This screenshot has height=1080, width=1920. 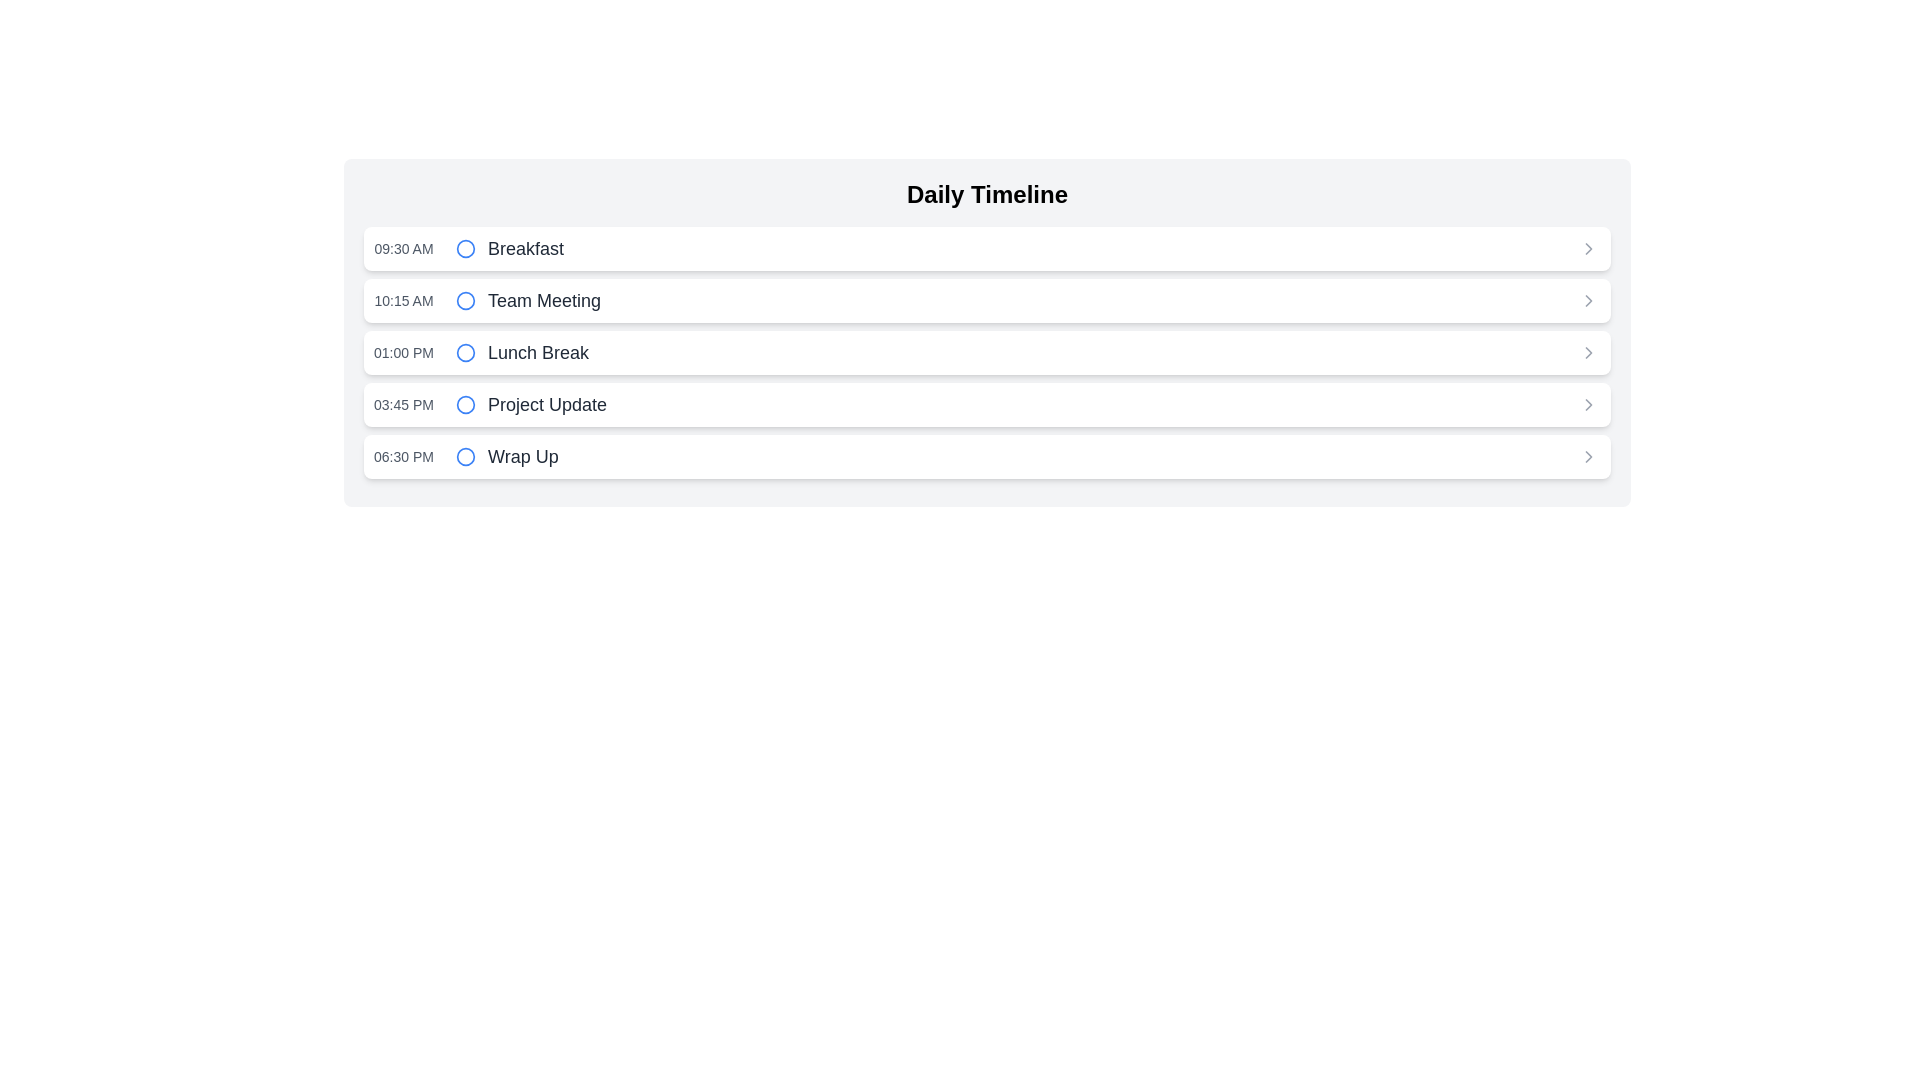 I want to click on the task based on the fourth Circle icon, so click(x=464, y=405).